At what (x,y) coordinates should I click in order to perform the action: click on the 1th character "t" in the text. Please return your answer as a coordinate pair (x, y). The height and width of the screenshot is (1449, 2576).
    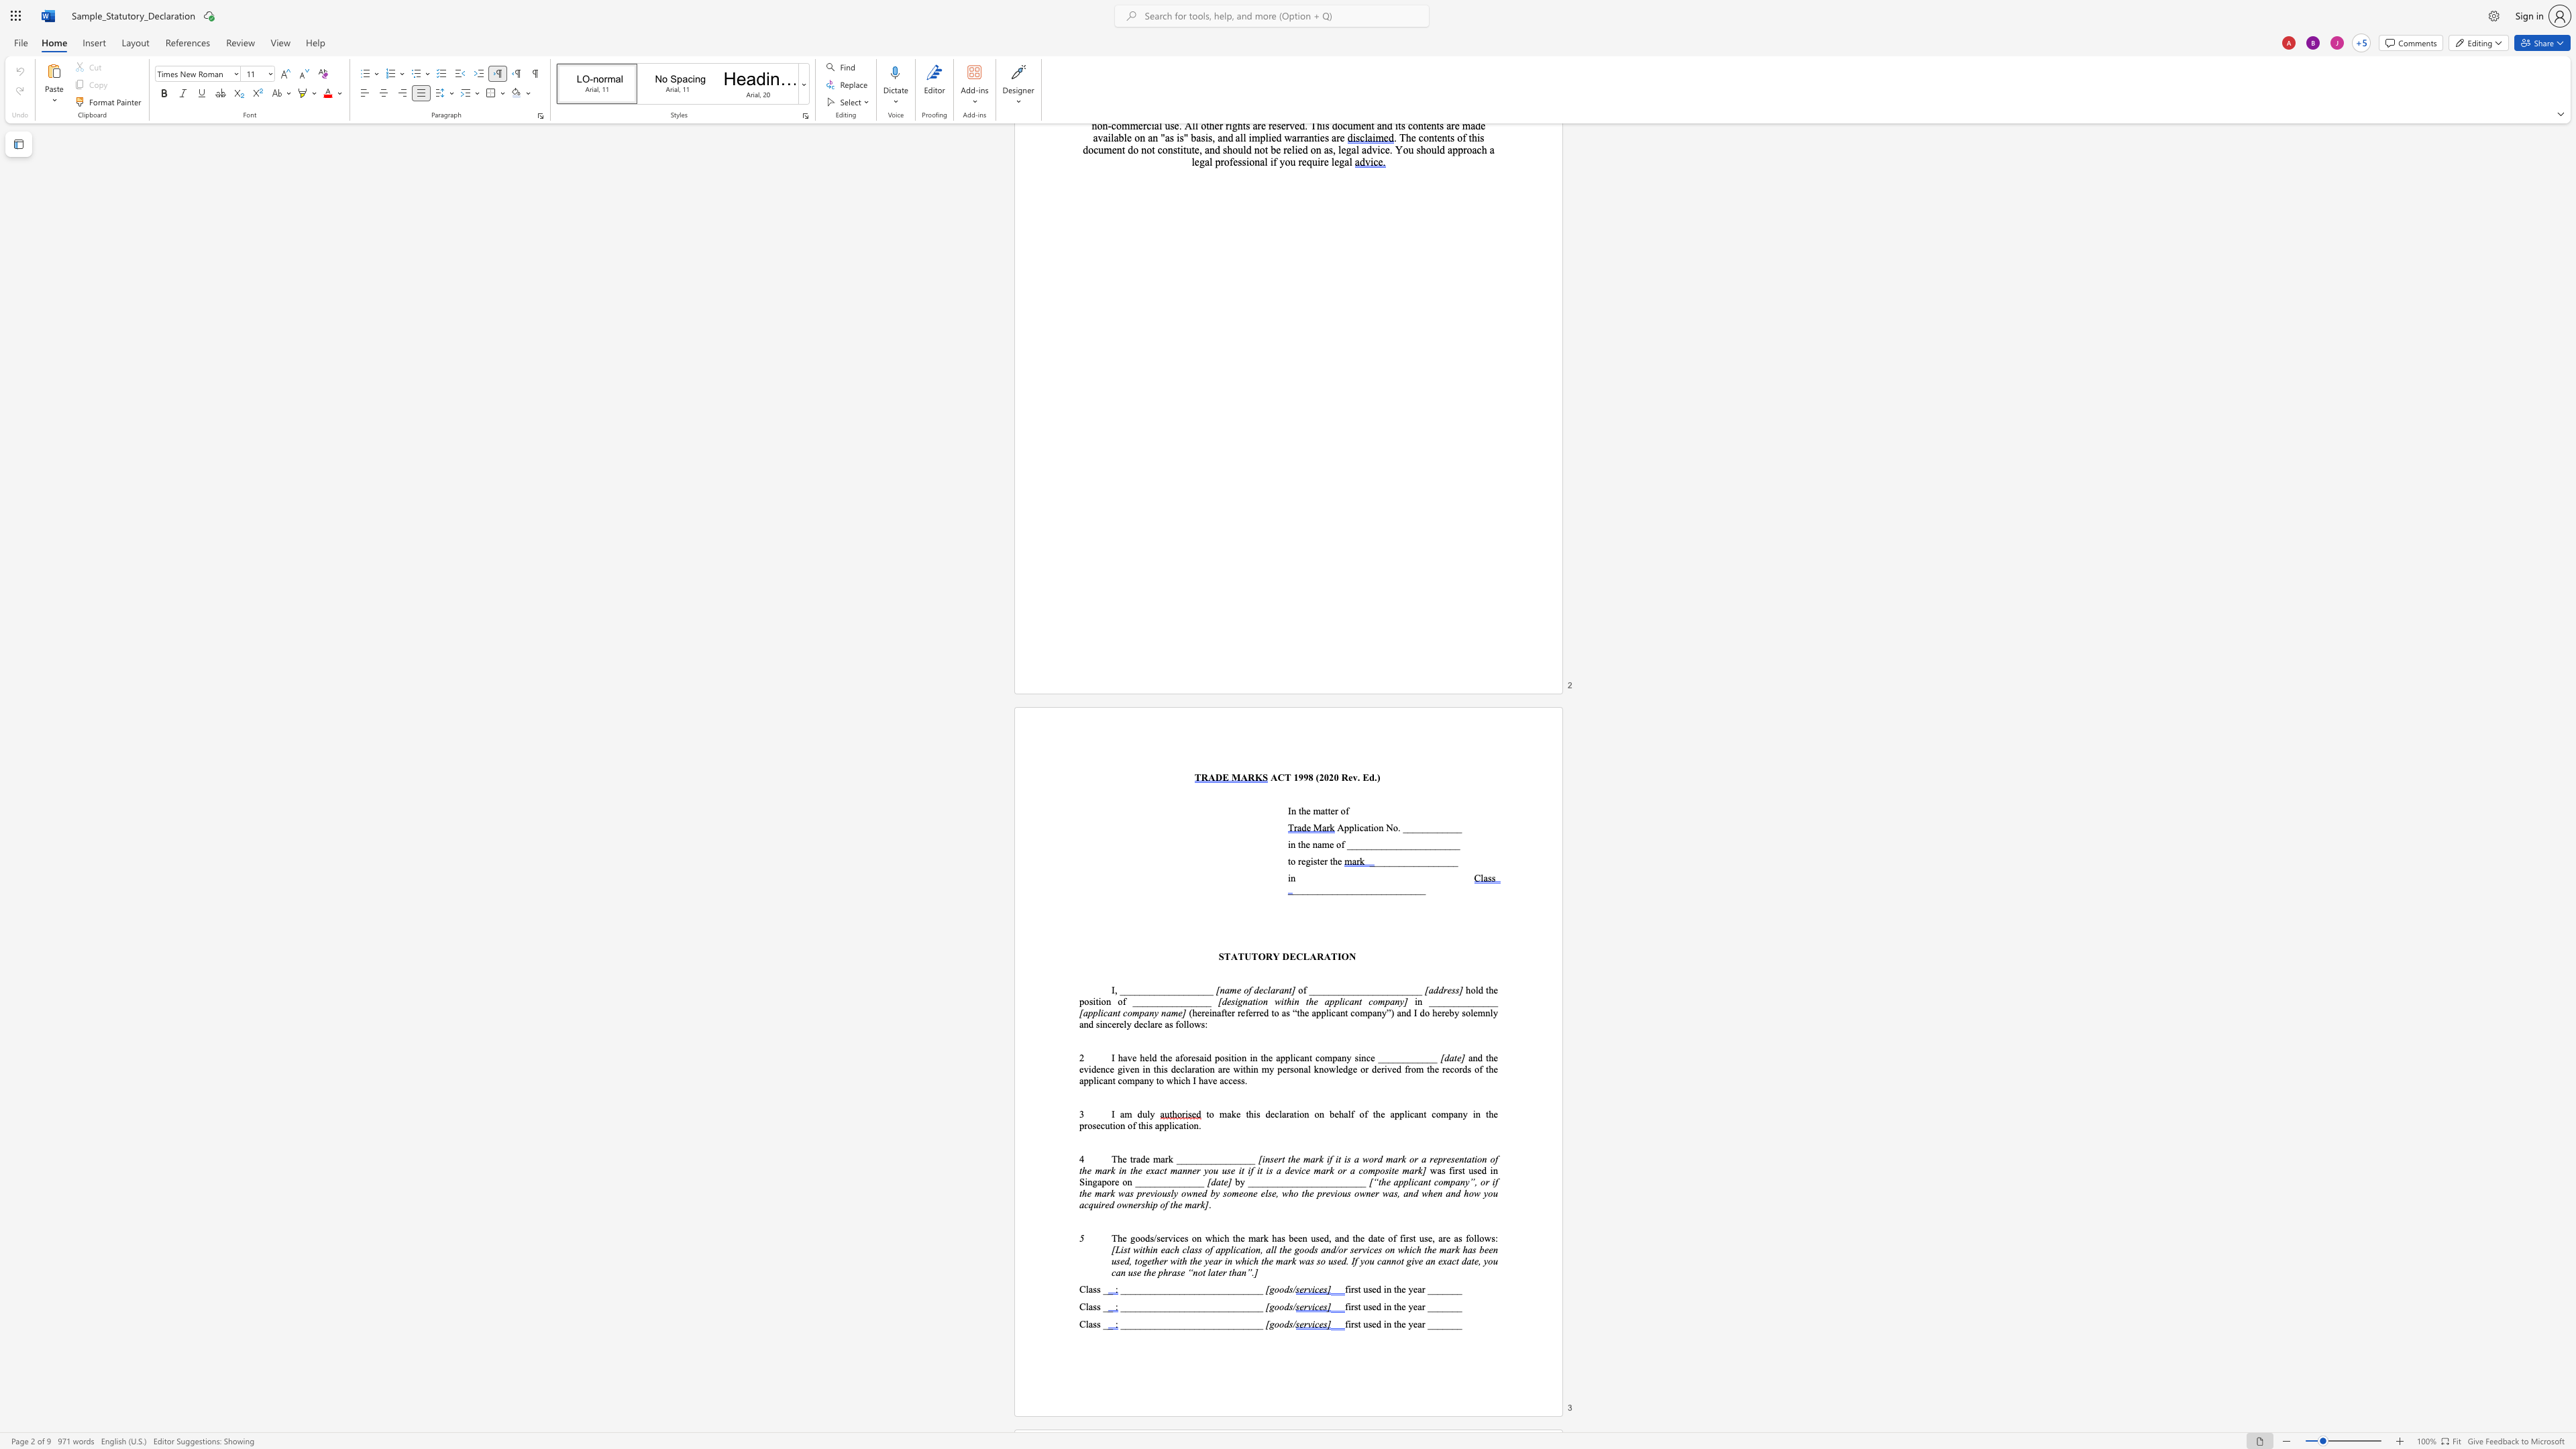
    Looking at the image, I should click on (1368, 826).